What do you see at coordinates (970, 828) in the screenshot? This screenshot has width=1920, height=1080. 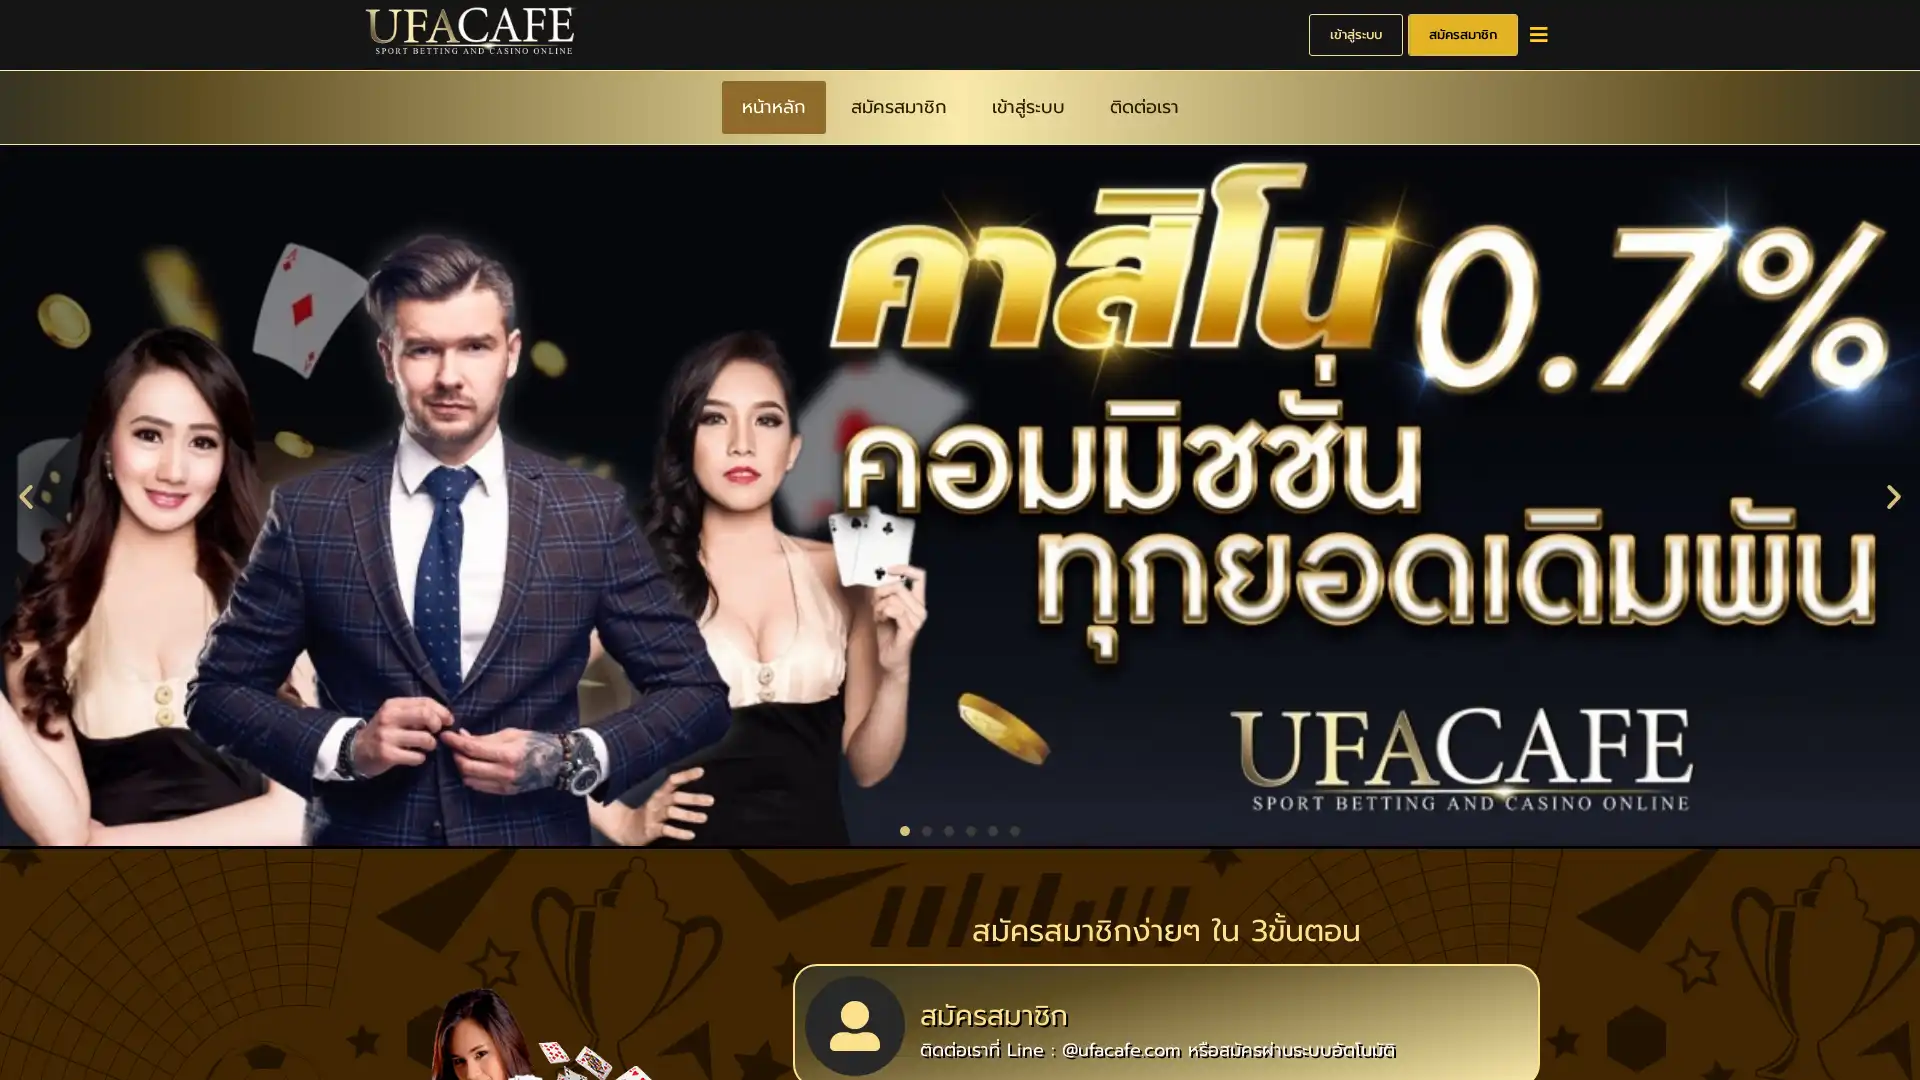 I see `Go to slide 4` at bounding box center [970, 828].